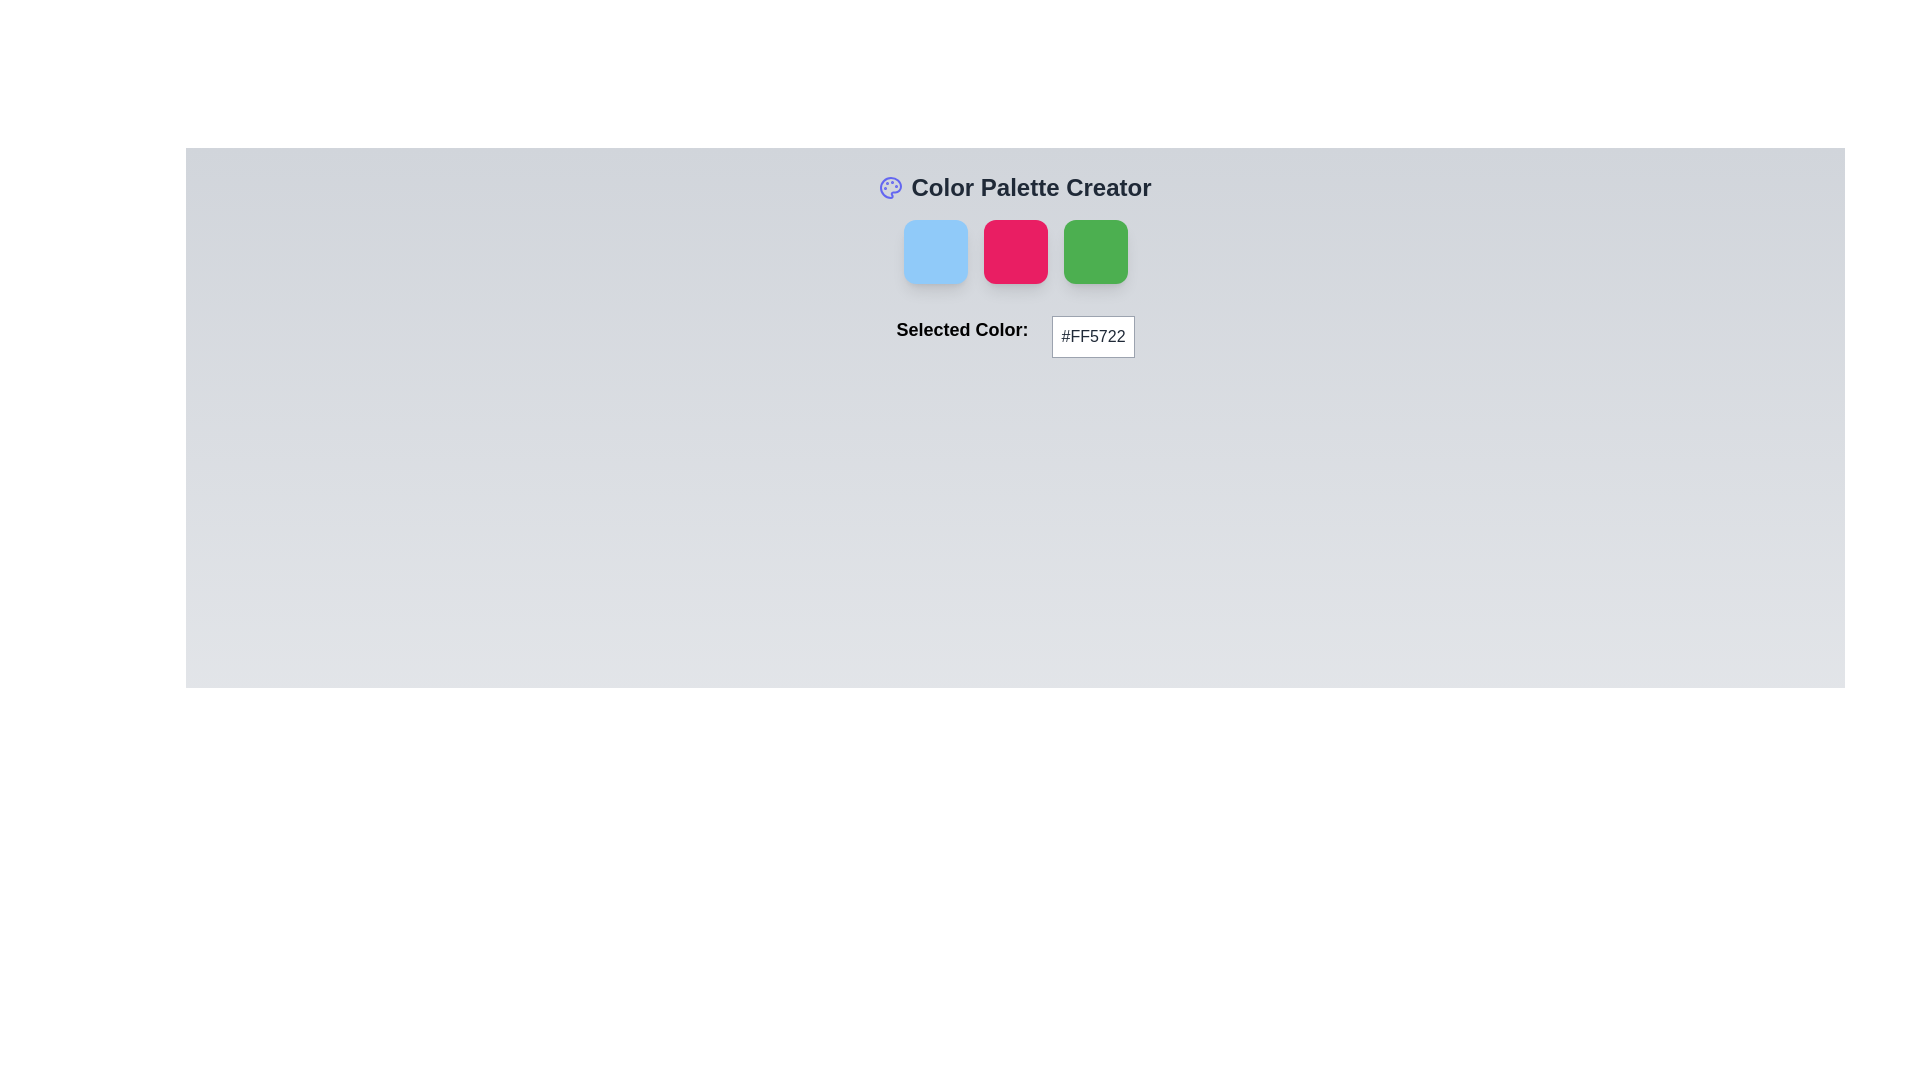 This screenshot has height=1080, width=1920. What do you see at coordinates (934, 250) in the screenshot?
I see `the first interactive color option button with a light blue background` at bounding box center [934, 250].